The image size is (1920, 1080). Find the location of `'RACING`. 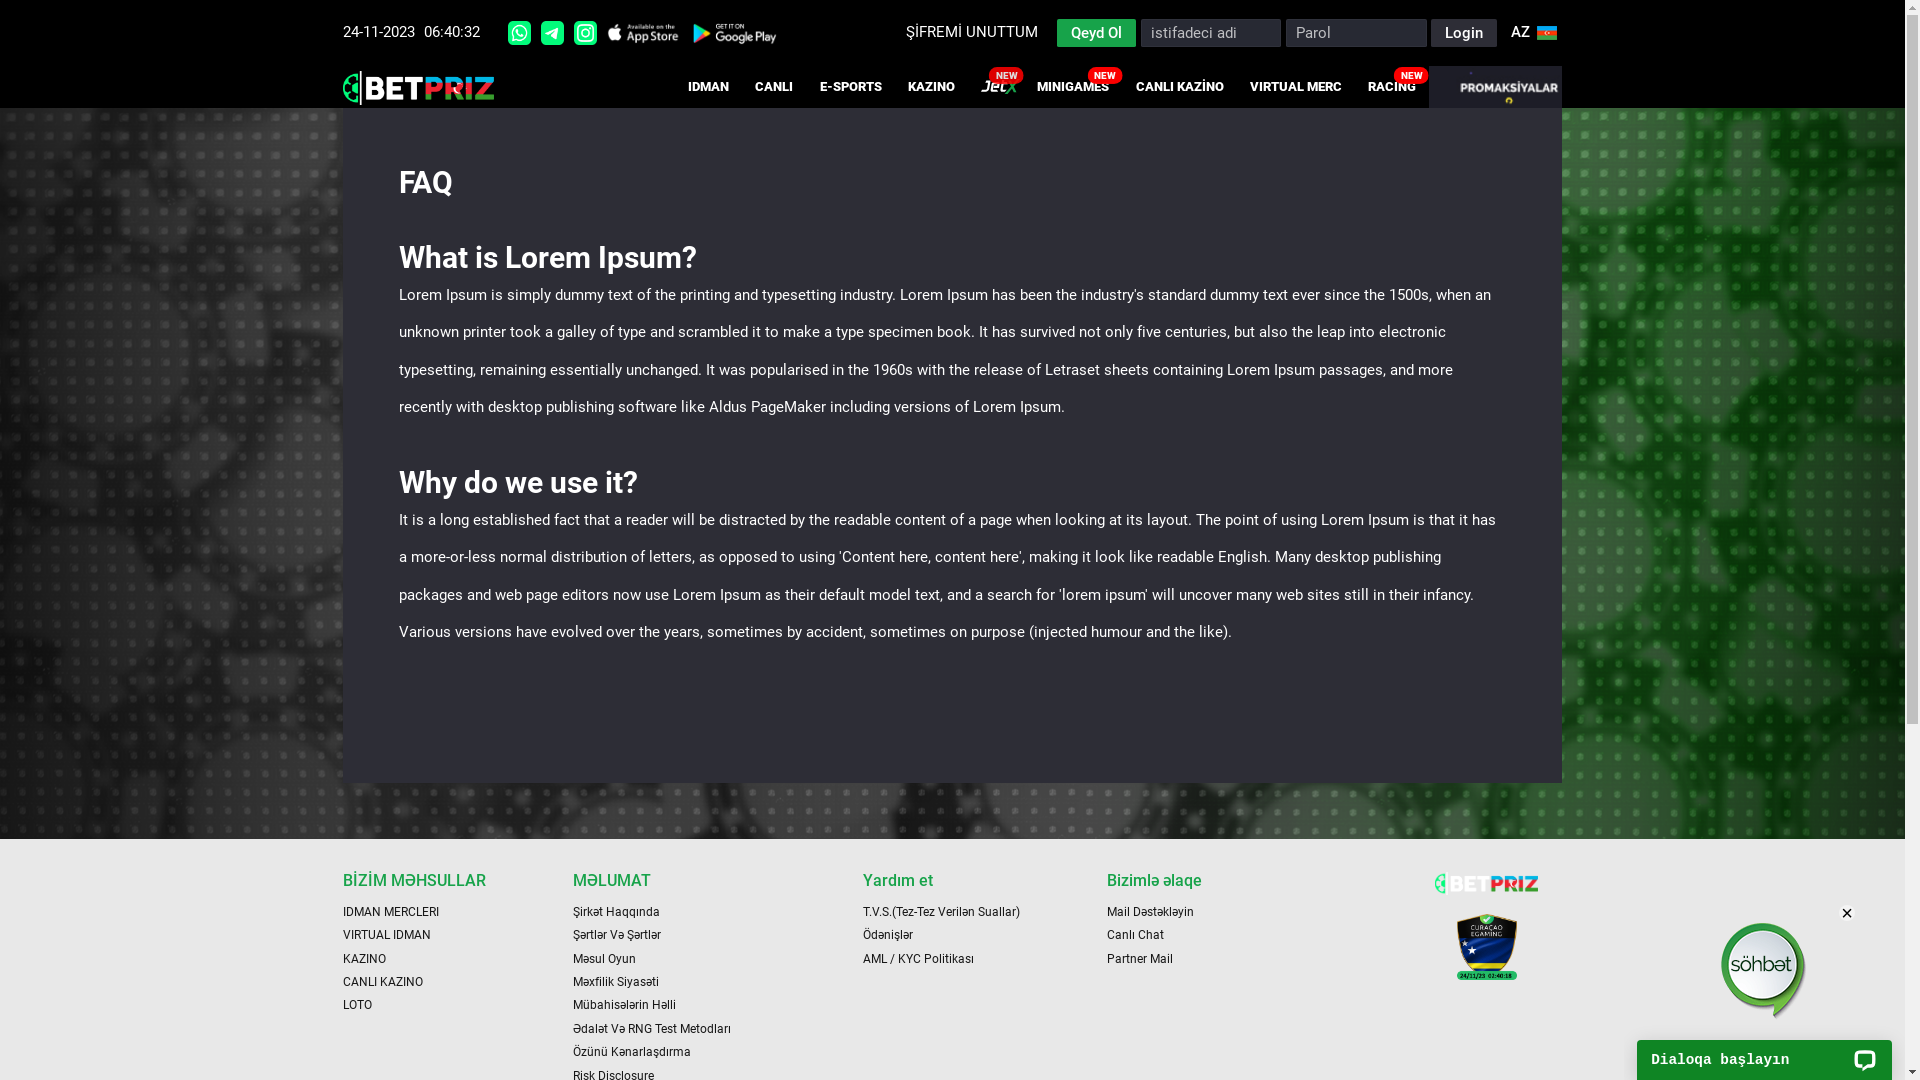

'RACING is located at coordinates (1354, 86).